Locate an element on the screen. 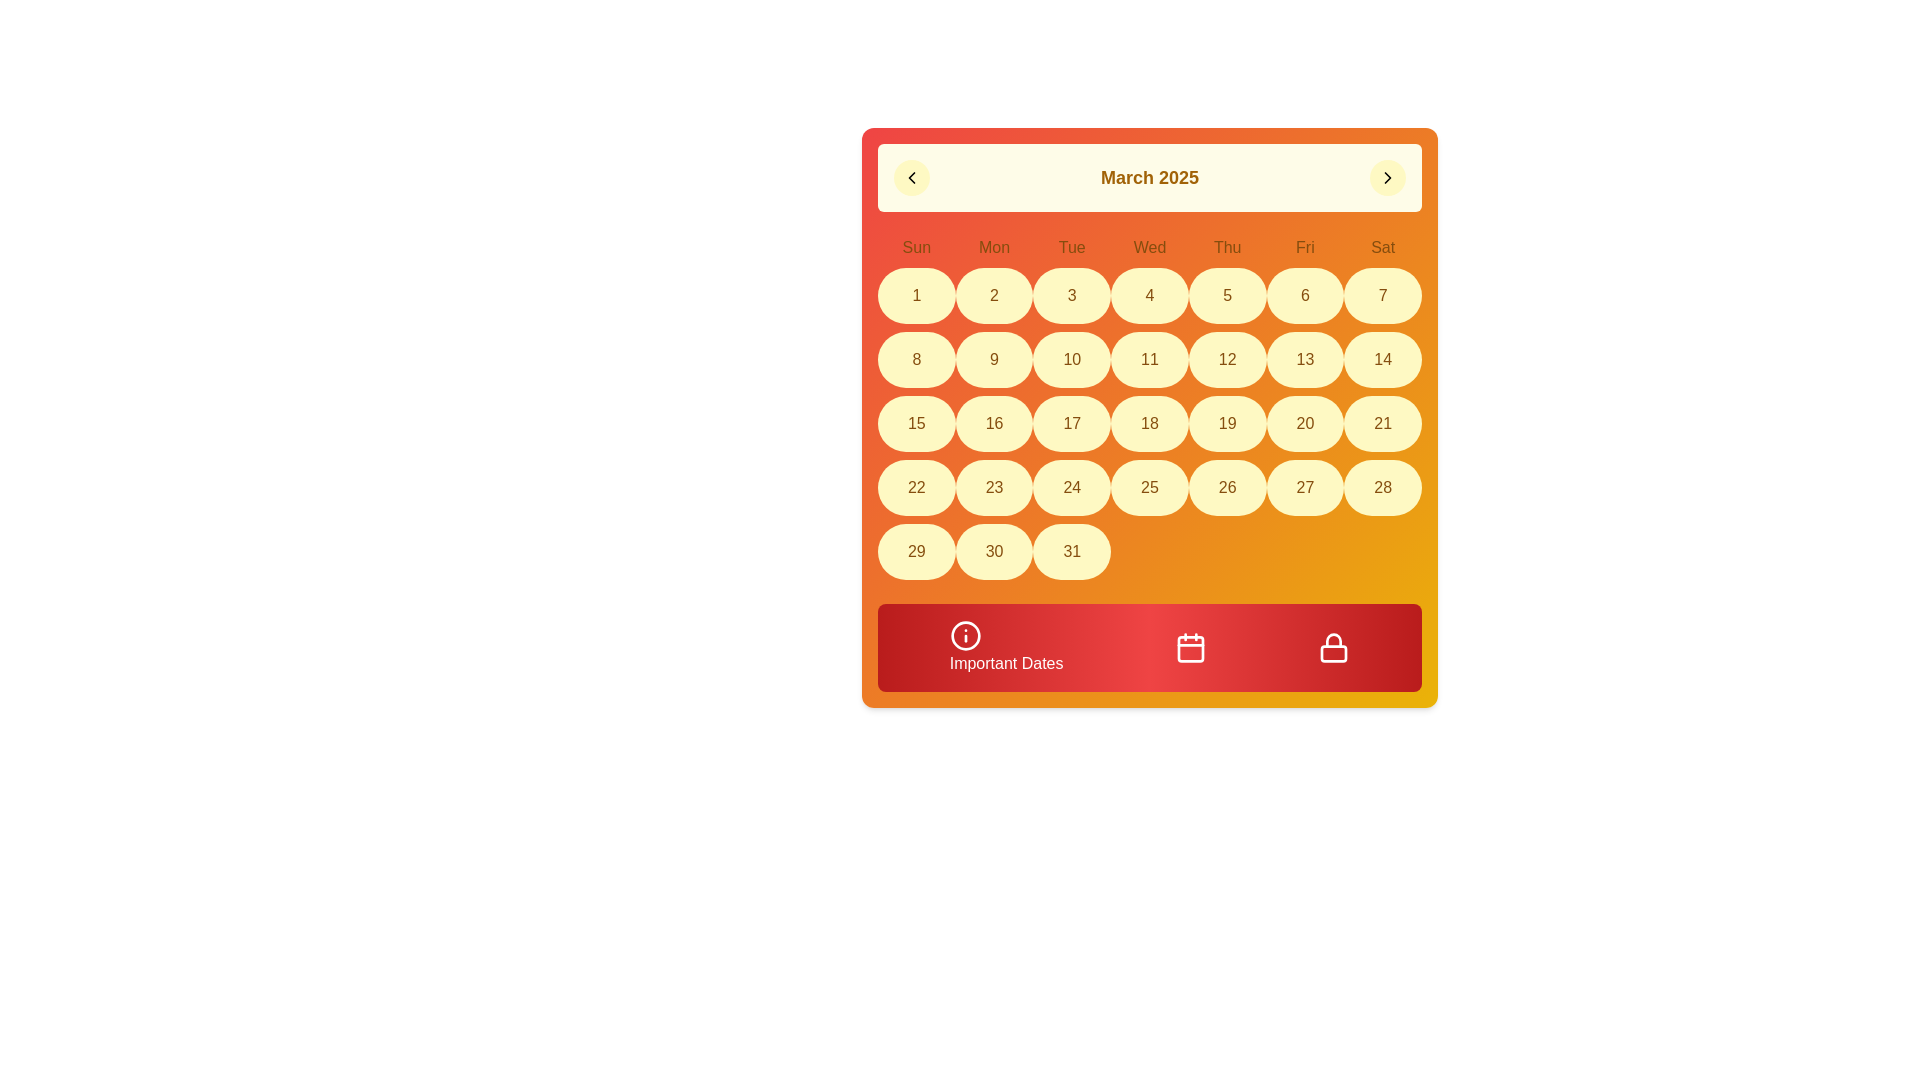 This screenshot has width=1920, height=1080. the circular button-like calendar date display showing the number '11' in bold, brown font is located at coordinates (1150, 358).